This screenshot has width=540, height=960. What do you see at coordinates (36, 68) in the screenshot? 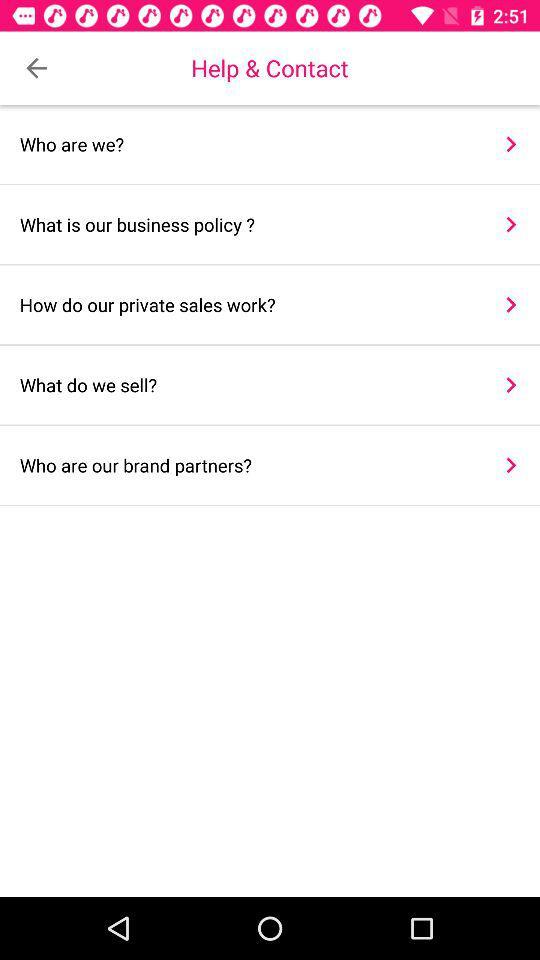
I see `the icon above who are we? item` at bounding box center [36, 68].